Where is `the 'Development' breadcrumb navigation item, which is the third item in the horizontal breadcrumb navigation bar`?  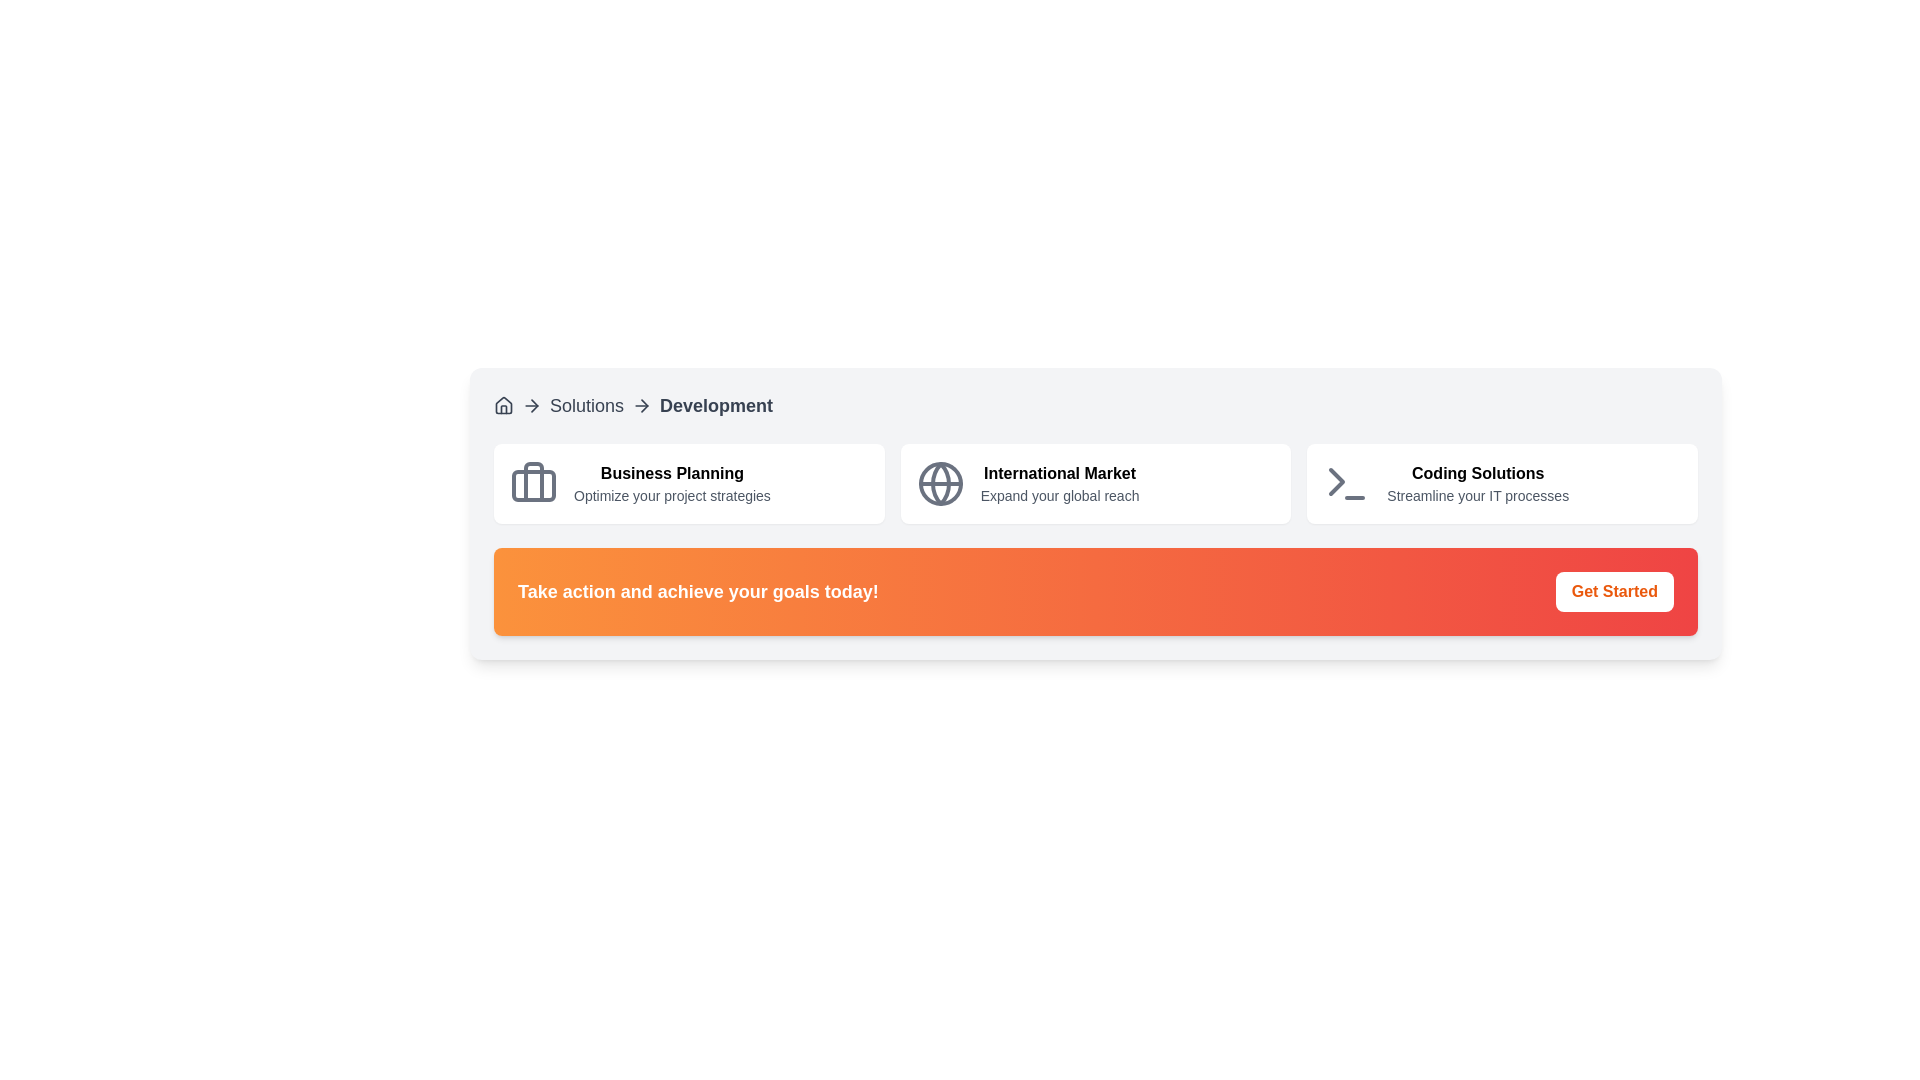
the 'Development' breadcrumb navigation item, which is the third item in the horizontal breadcrumb navigation bar is located at coordinates (716, 405).